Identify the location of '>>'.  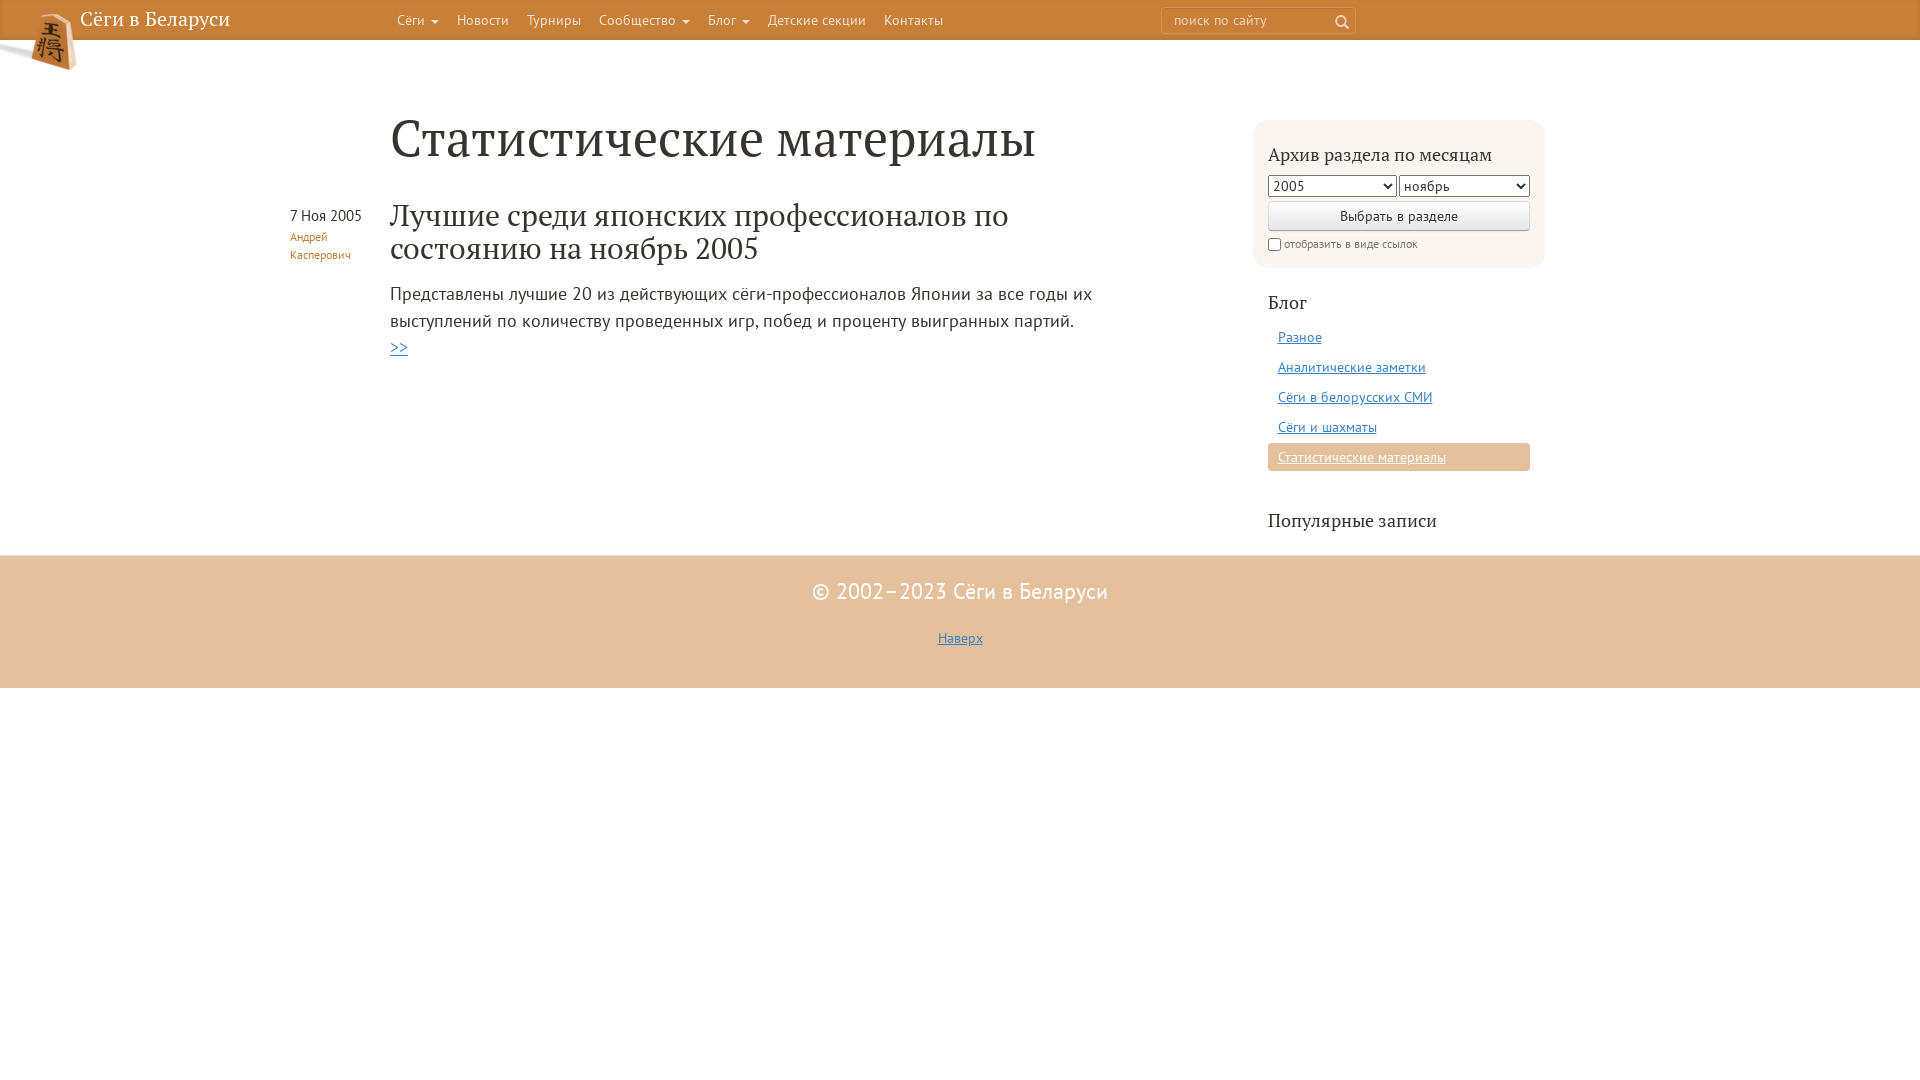
(398, 346).